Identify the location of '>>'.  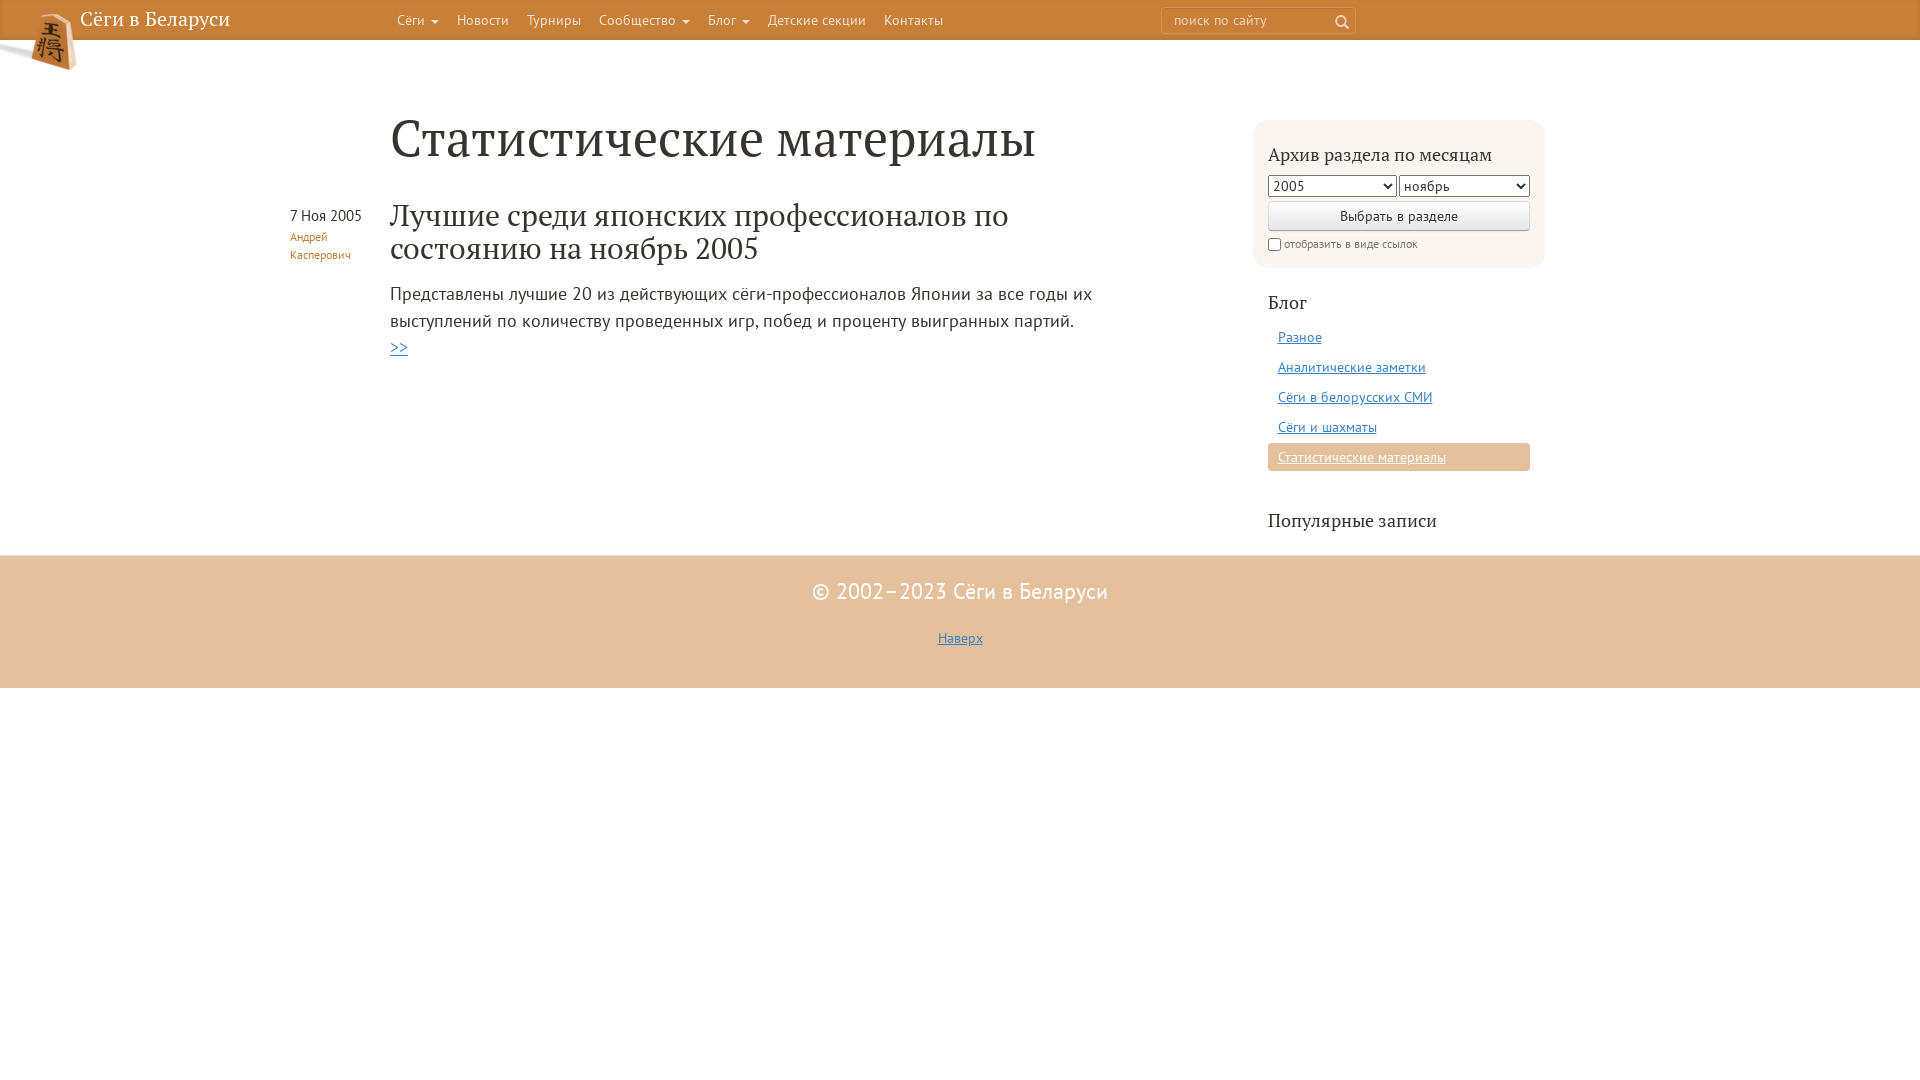
(398, 346).